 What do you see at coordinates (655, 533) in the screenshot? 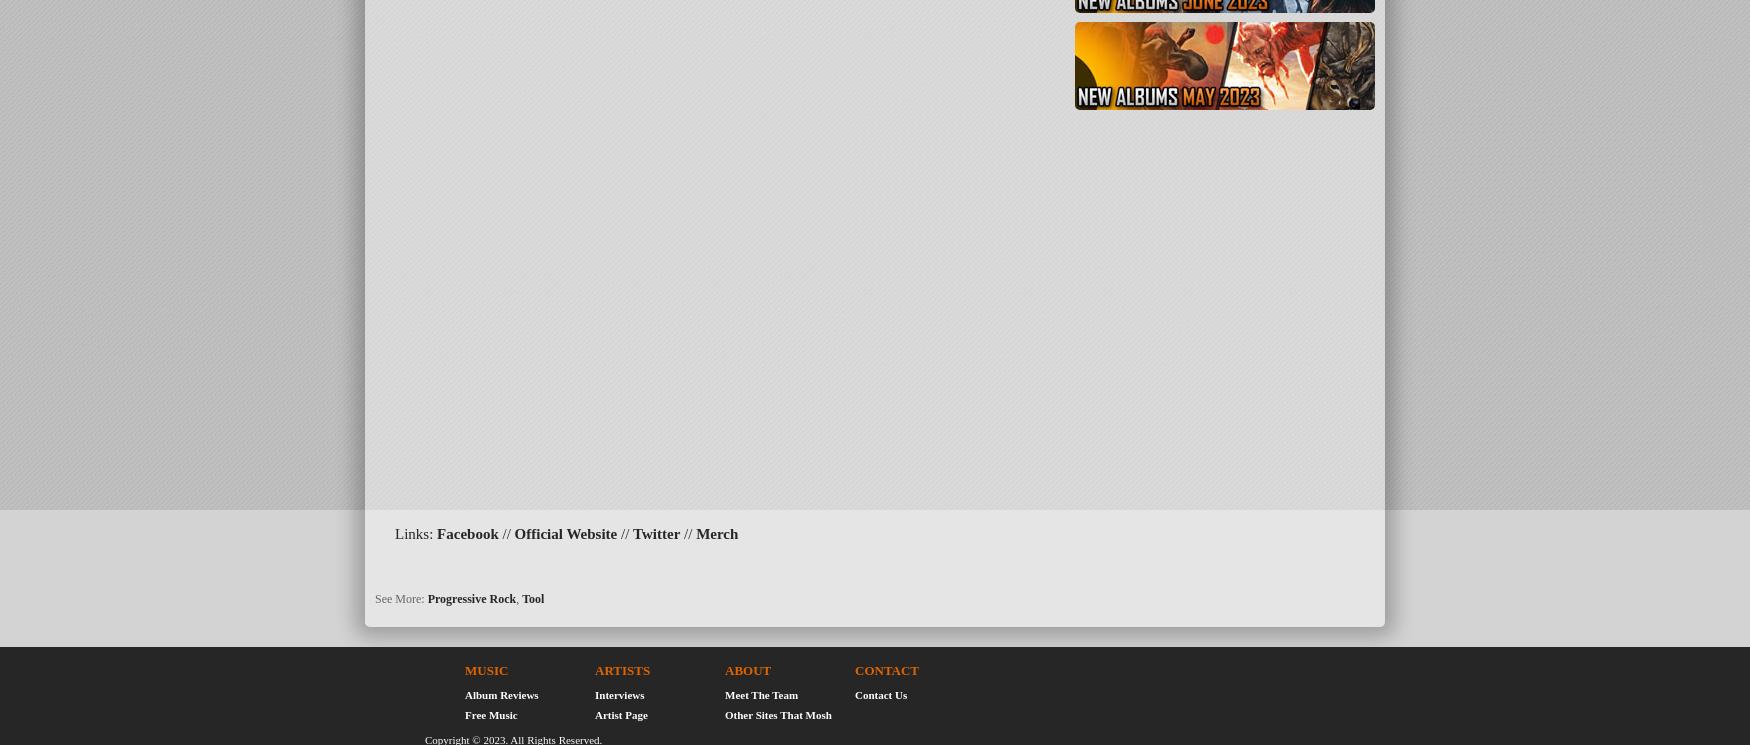
I see `'Twitter'` at bounding box center [655, 533].